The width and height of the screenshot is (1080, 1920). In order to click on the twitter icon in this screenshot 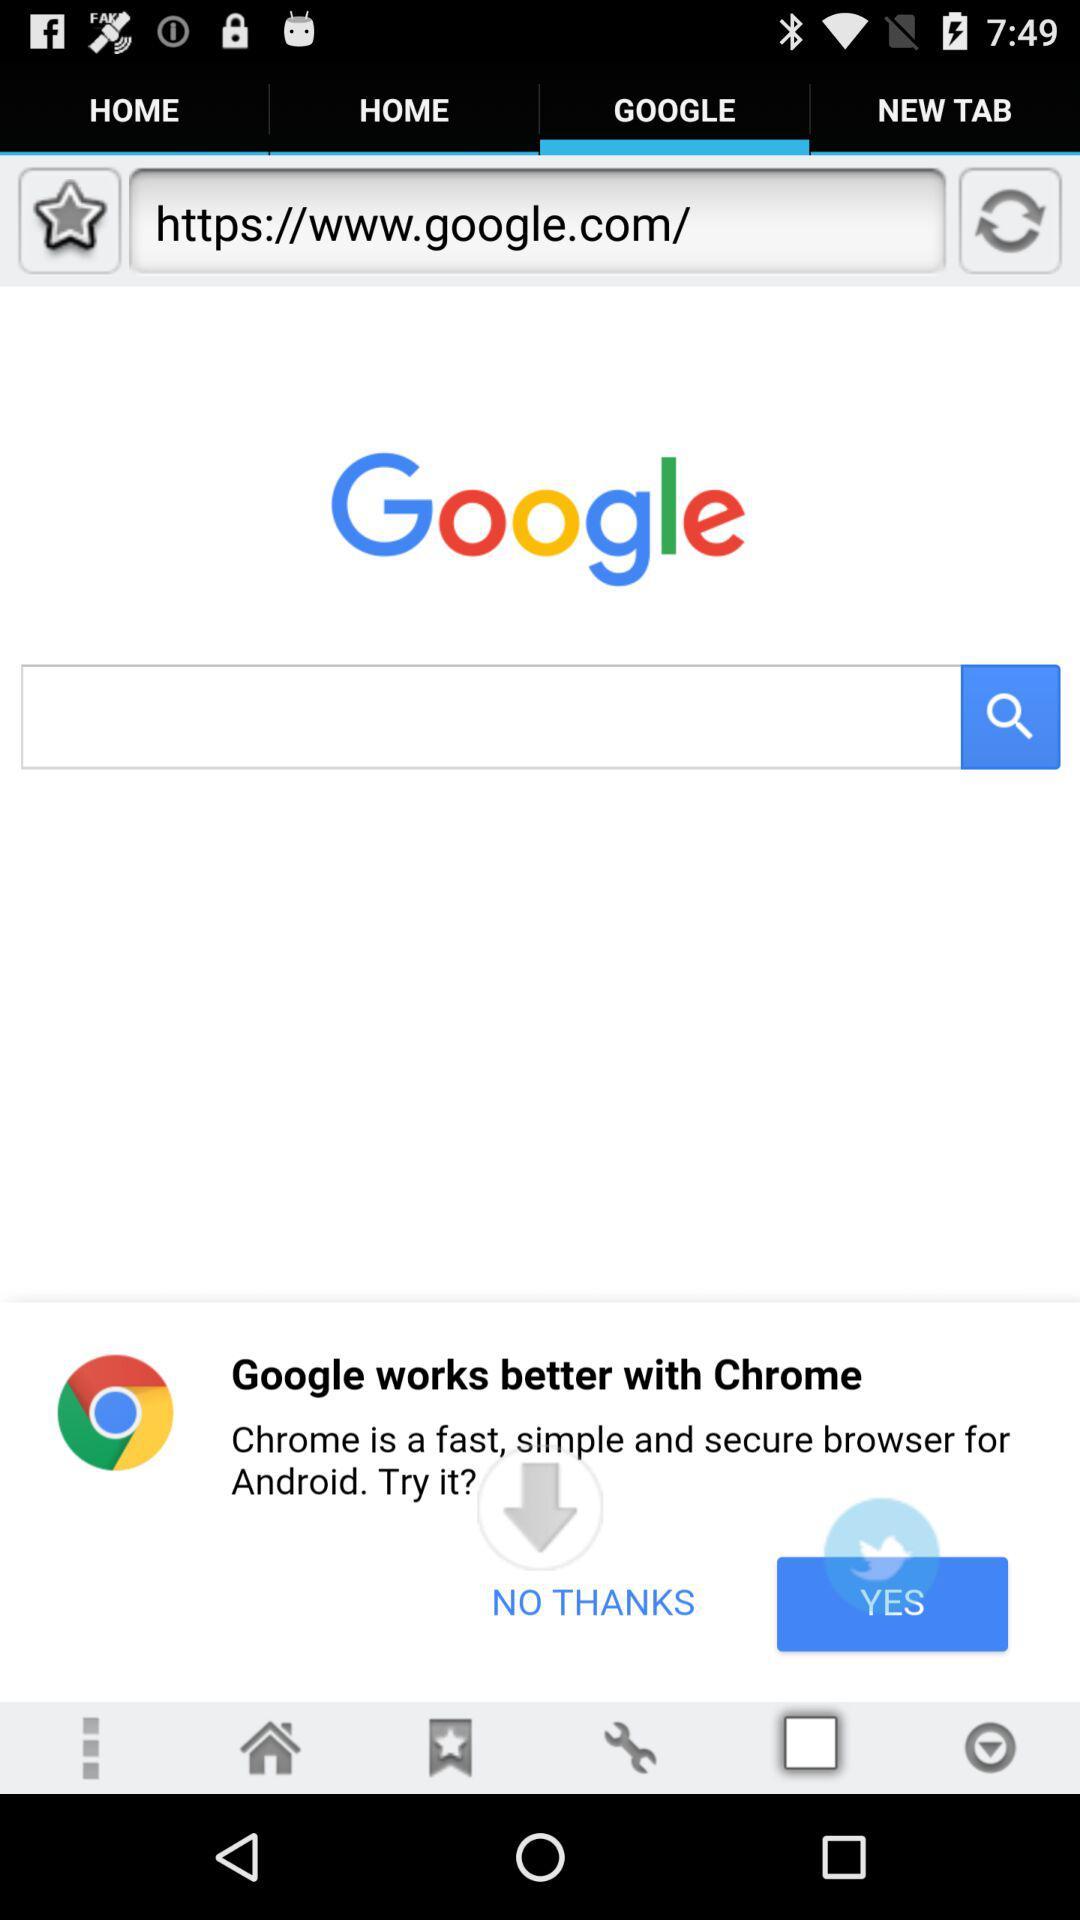, I will do `click(880, 1665)`.